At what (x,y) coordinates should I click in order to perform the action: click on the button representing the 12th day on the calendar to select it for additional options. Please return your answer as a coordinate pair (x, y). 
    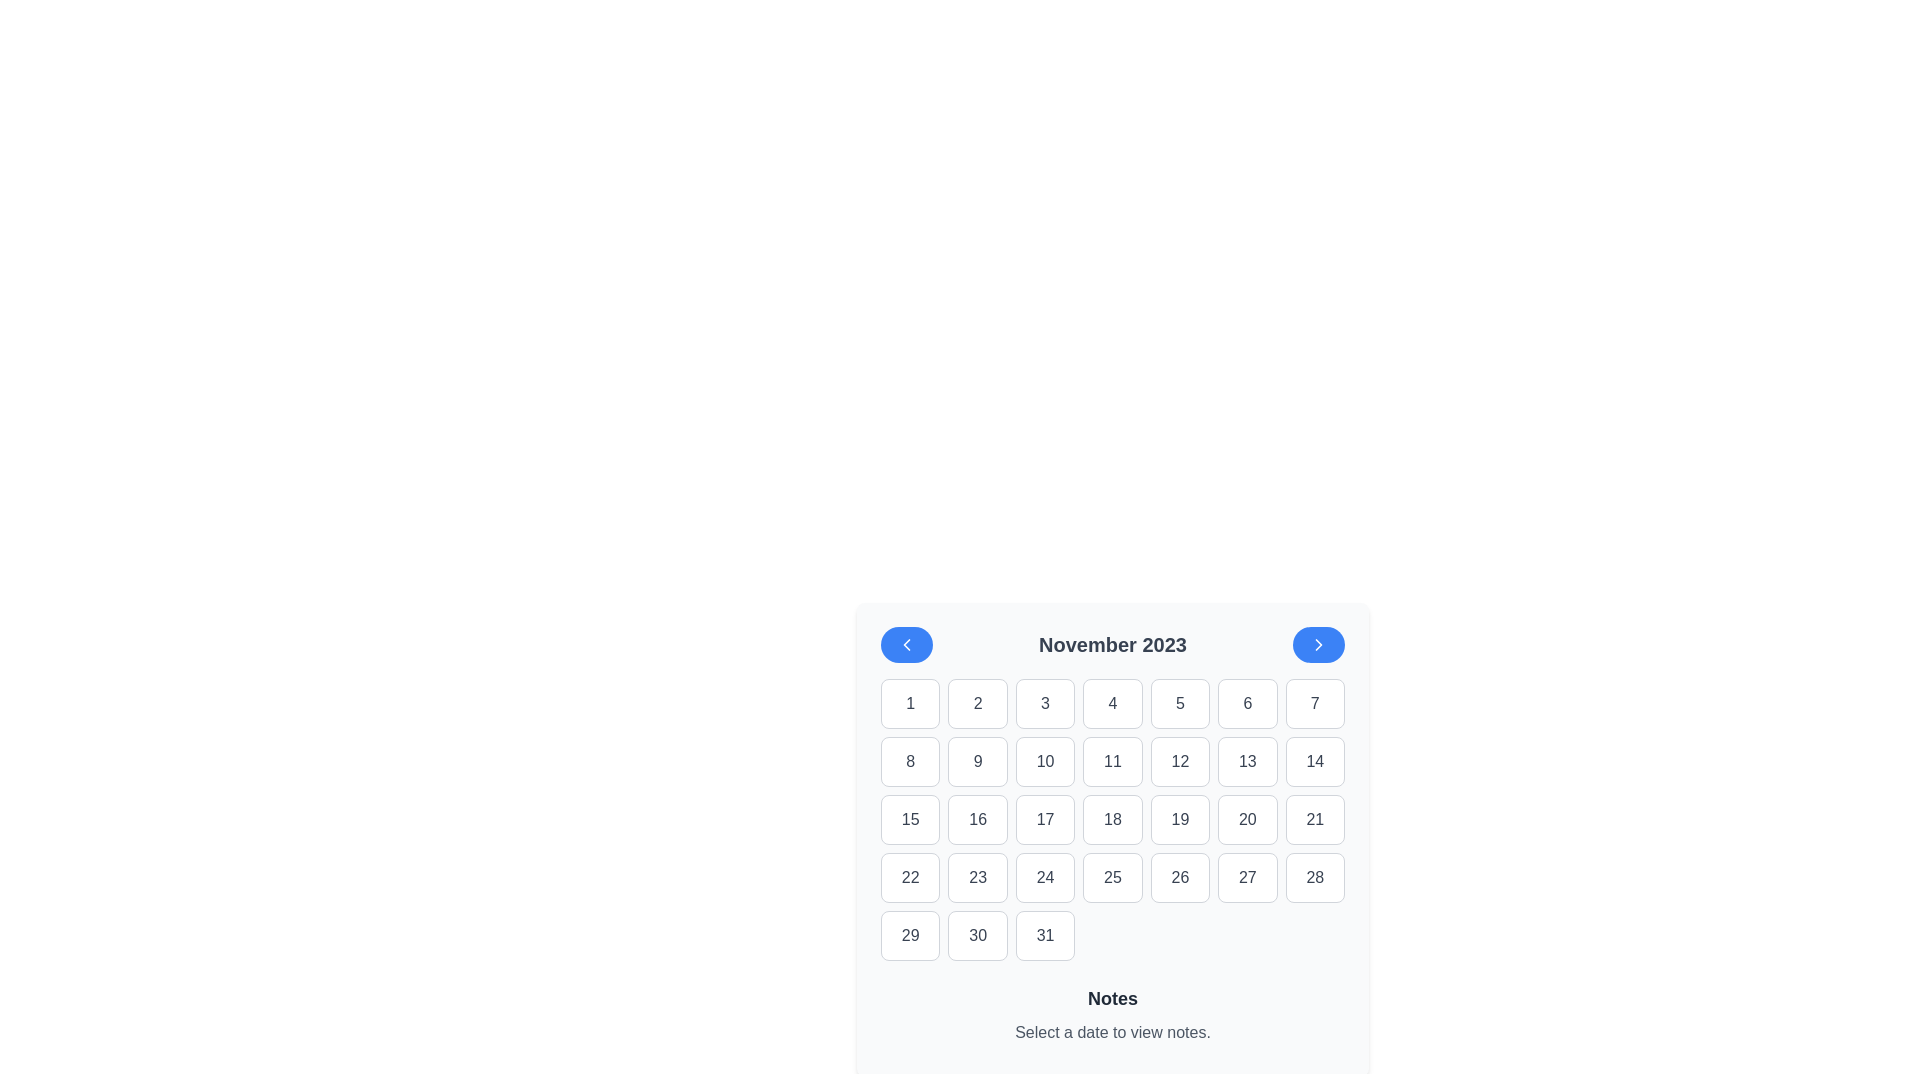
    Looking at the image, I should click on (1180, 762).